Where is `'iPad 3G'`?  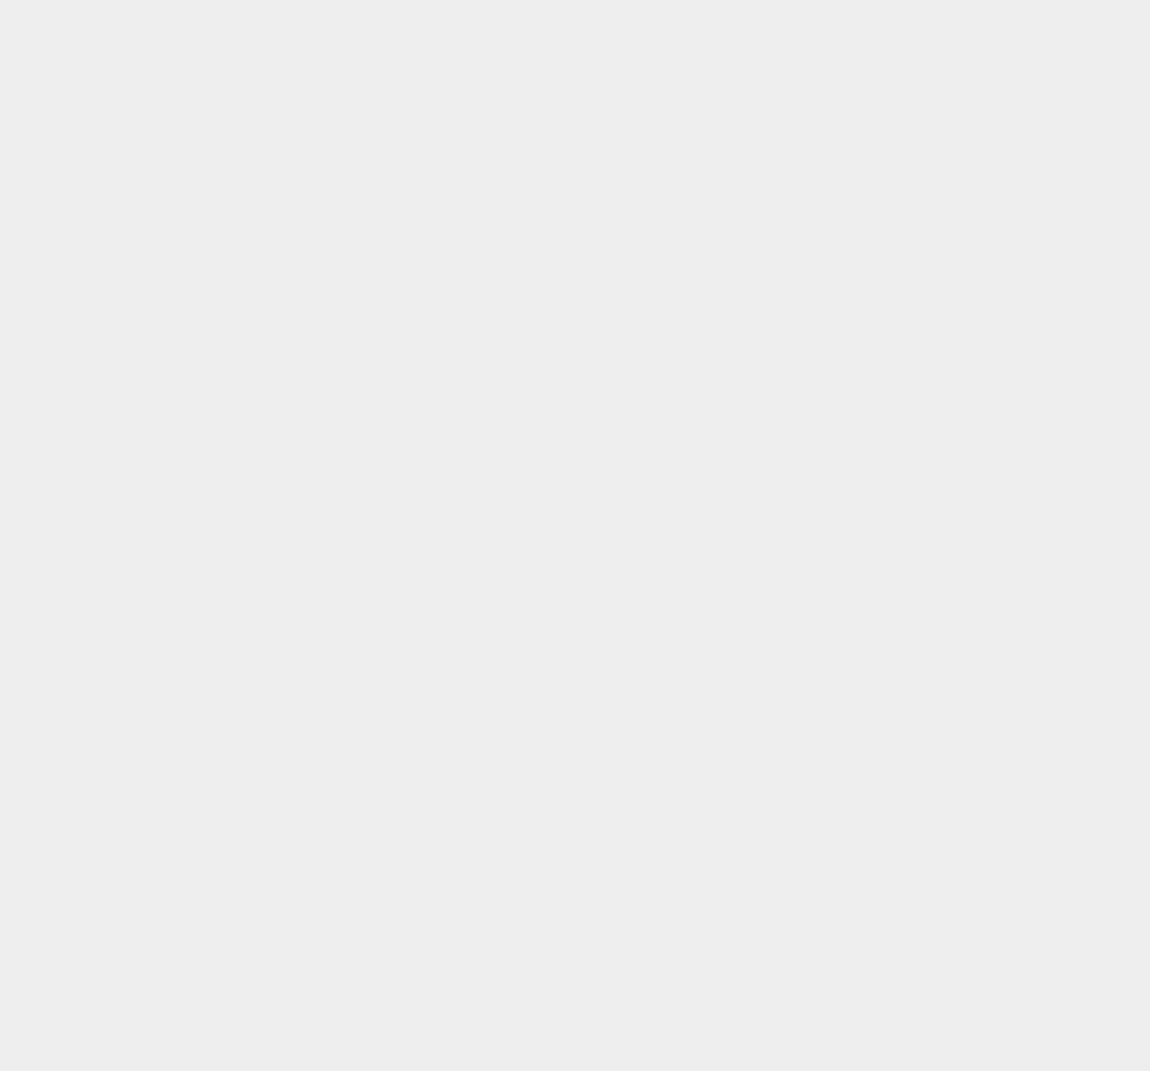 'iPad 3G' is located at coordinates (836, 558).